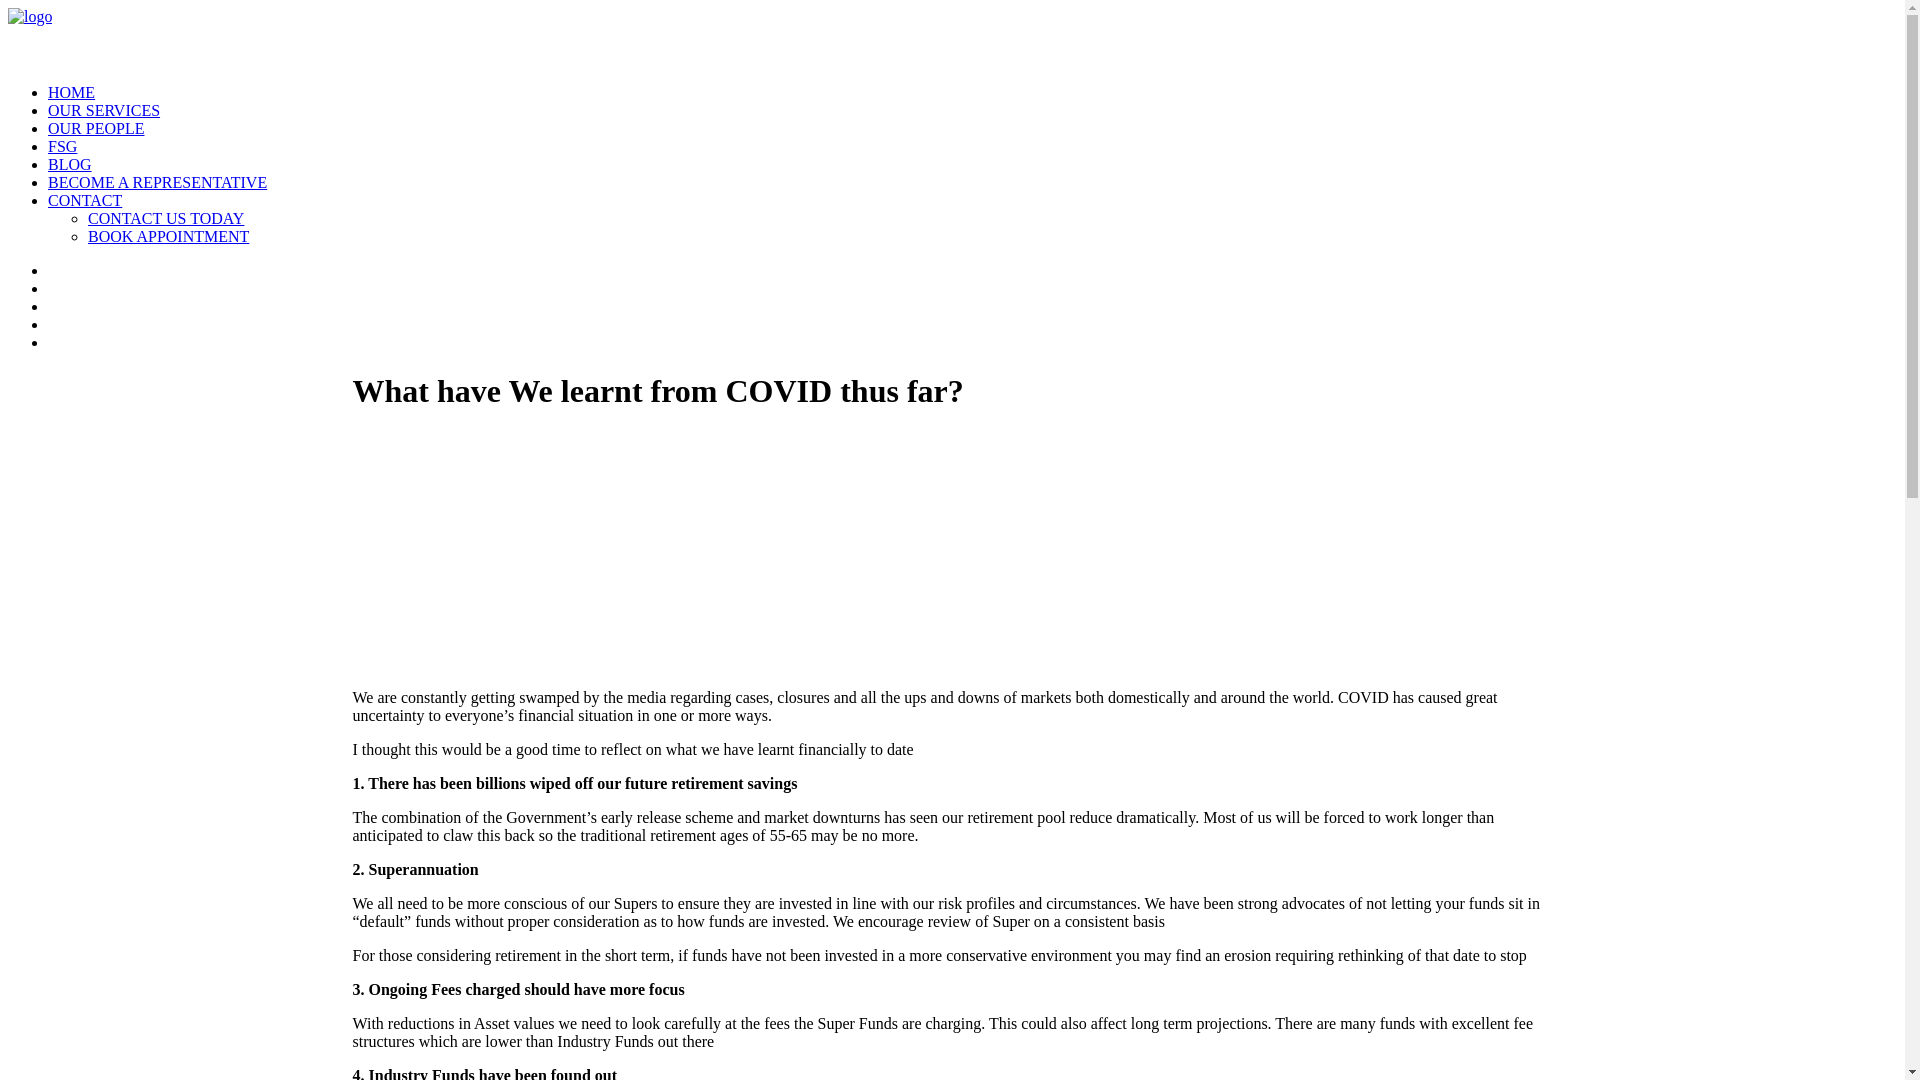 This screenshot has height=1080, width=1920. What do you see at coordinates (103, 110) in the screenshot?
I see `'OUR SERVICES'` at bounding box center [103, 110].